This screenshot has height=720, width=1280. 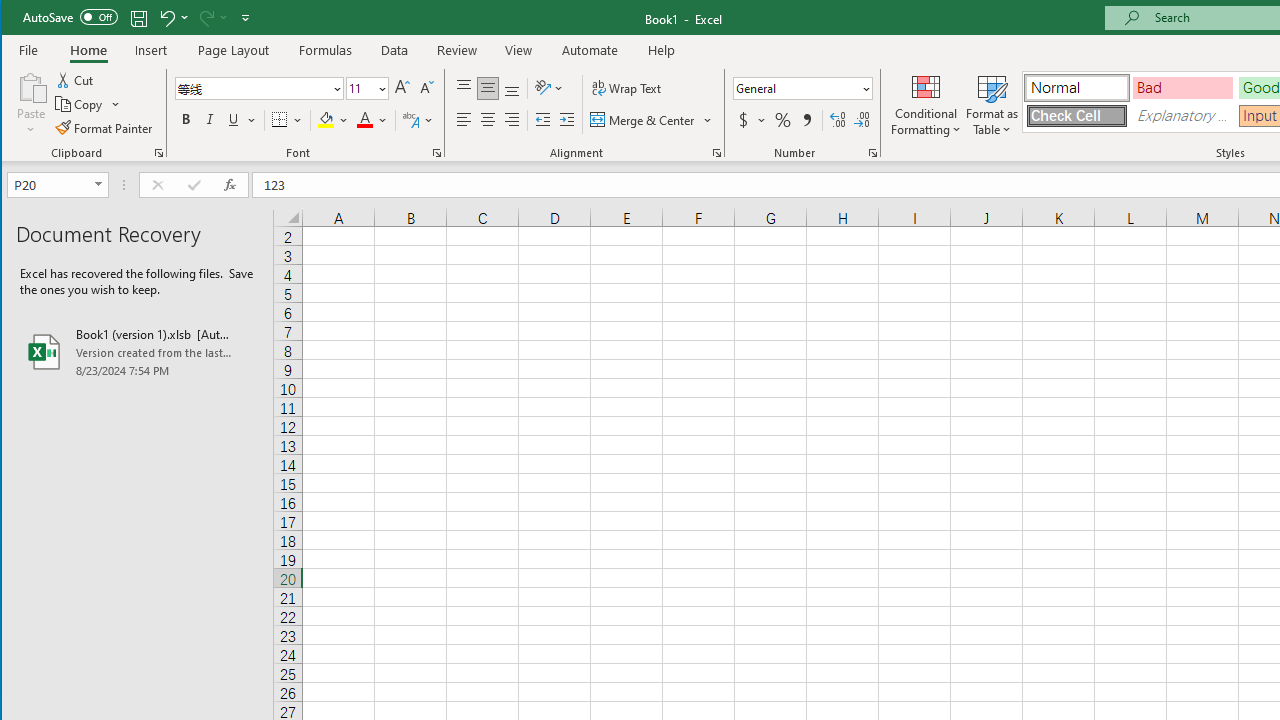 What do you see at coordinates (278, 120) in the screenshot?
I see `'Bottom Border'` at bounding box center [278, 120].